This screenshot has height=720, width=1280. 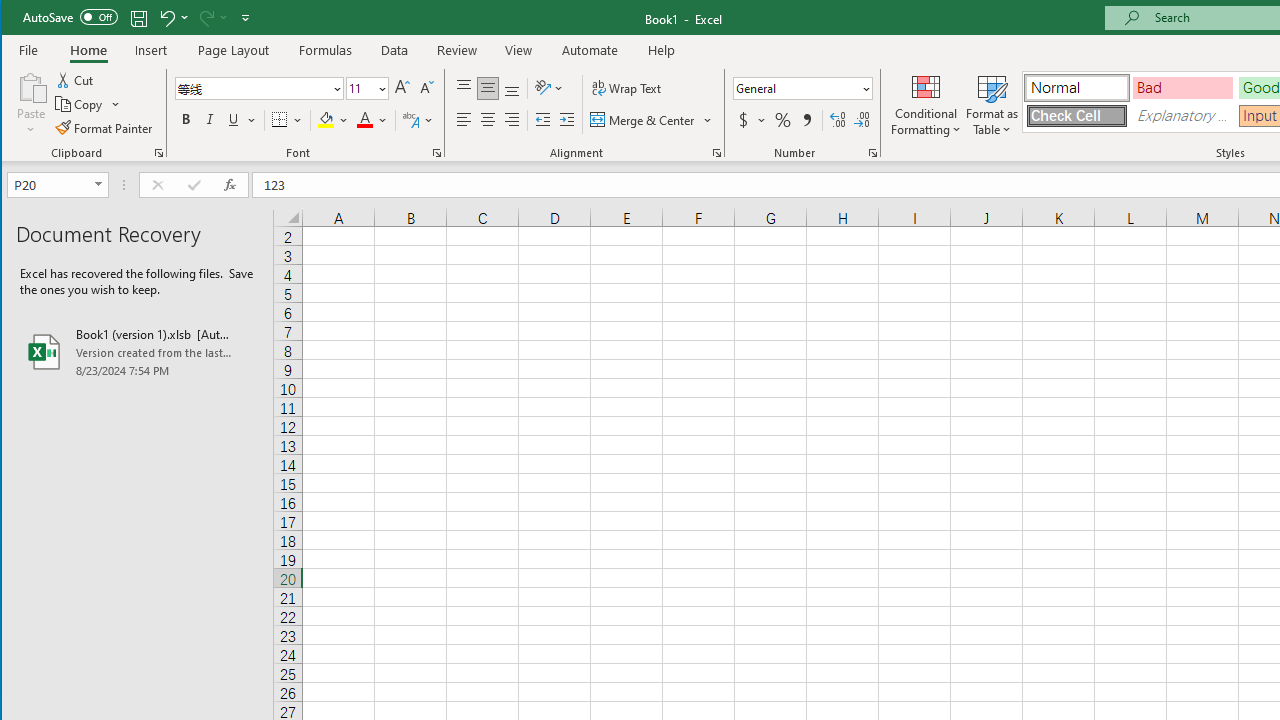 What do you see at coordinates (278, 120) in the screenshot?
I see `'Bottom Border'` at bounding box center [278, 120].